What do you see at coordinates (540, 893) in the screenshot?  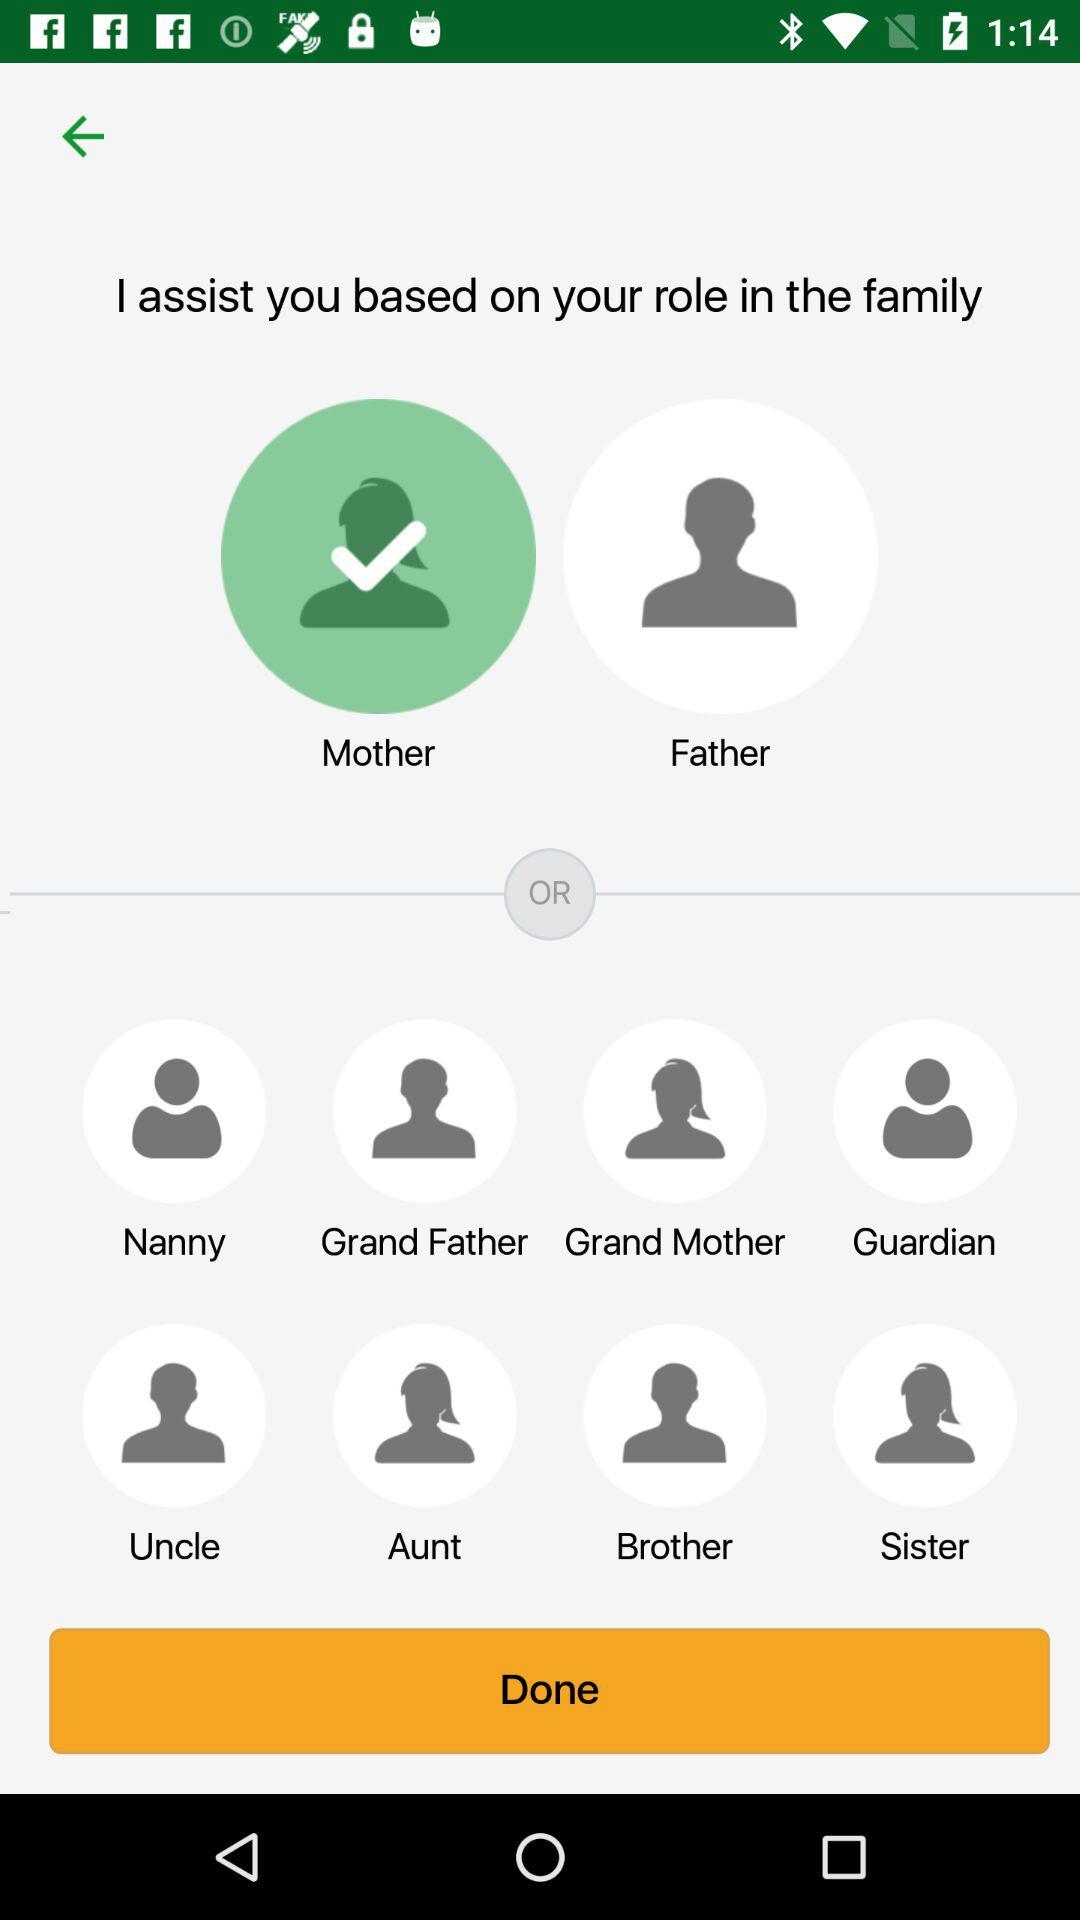 I see `or` at bounding box center [540, 893].